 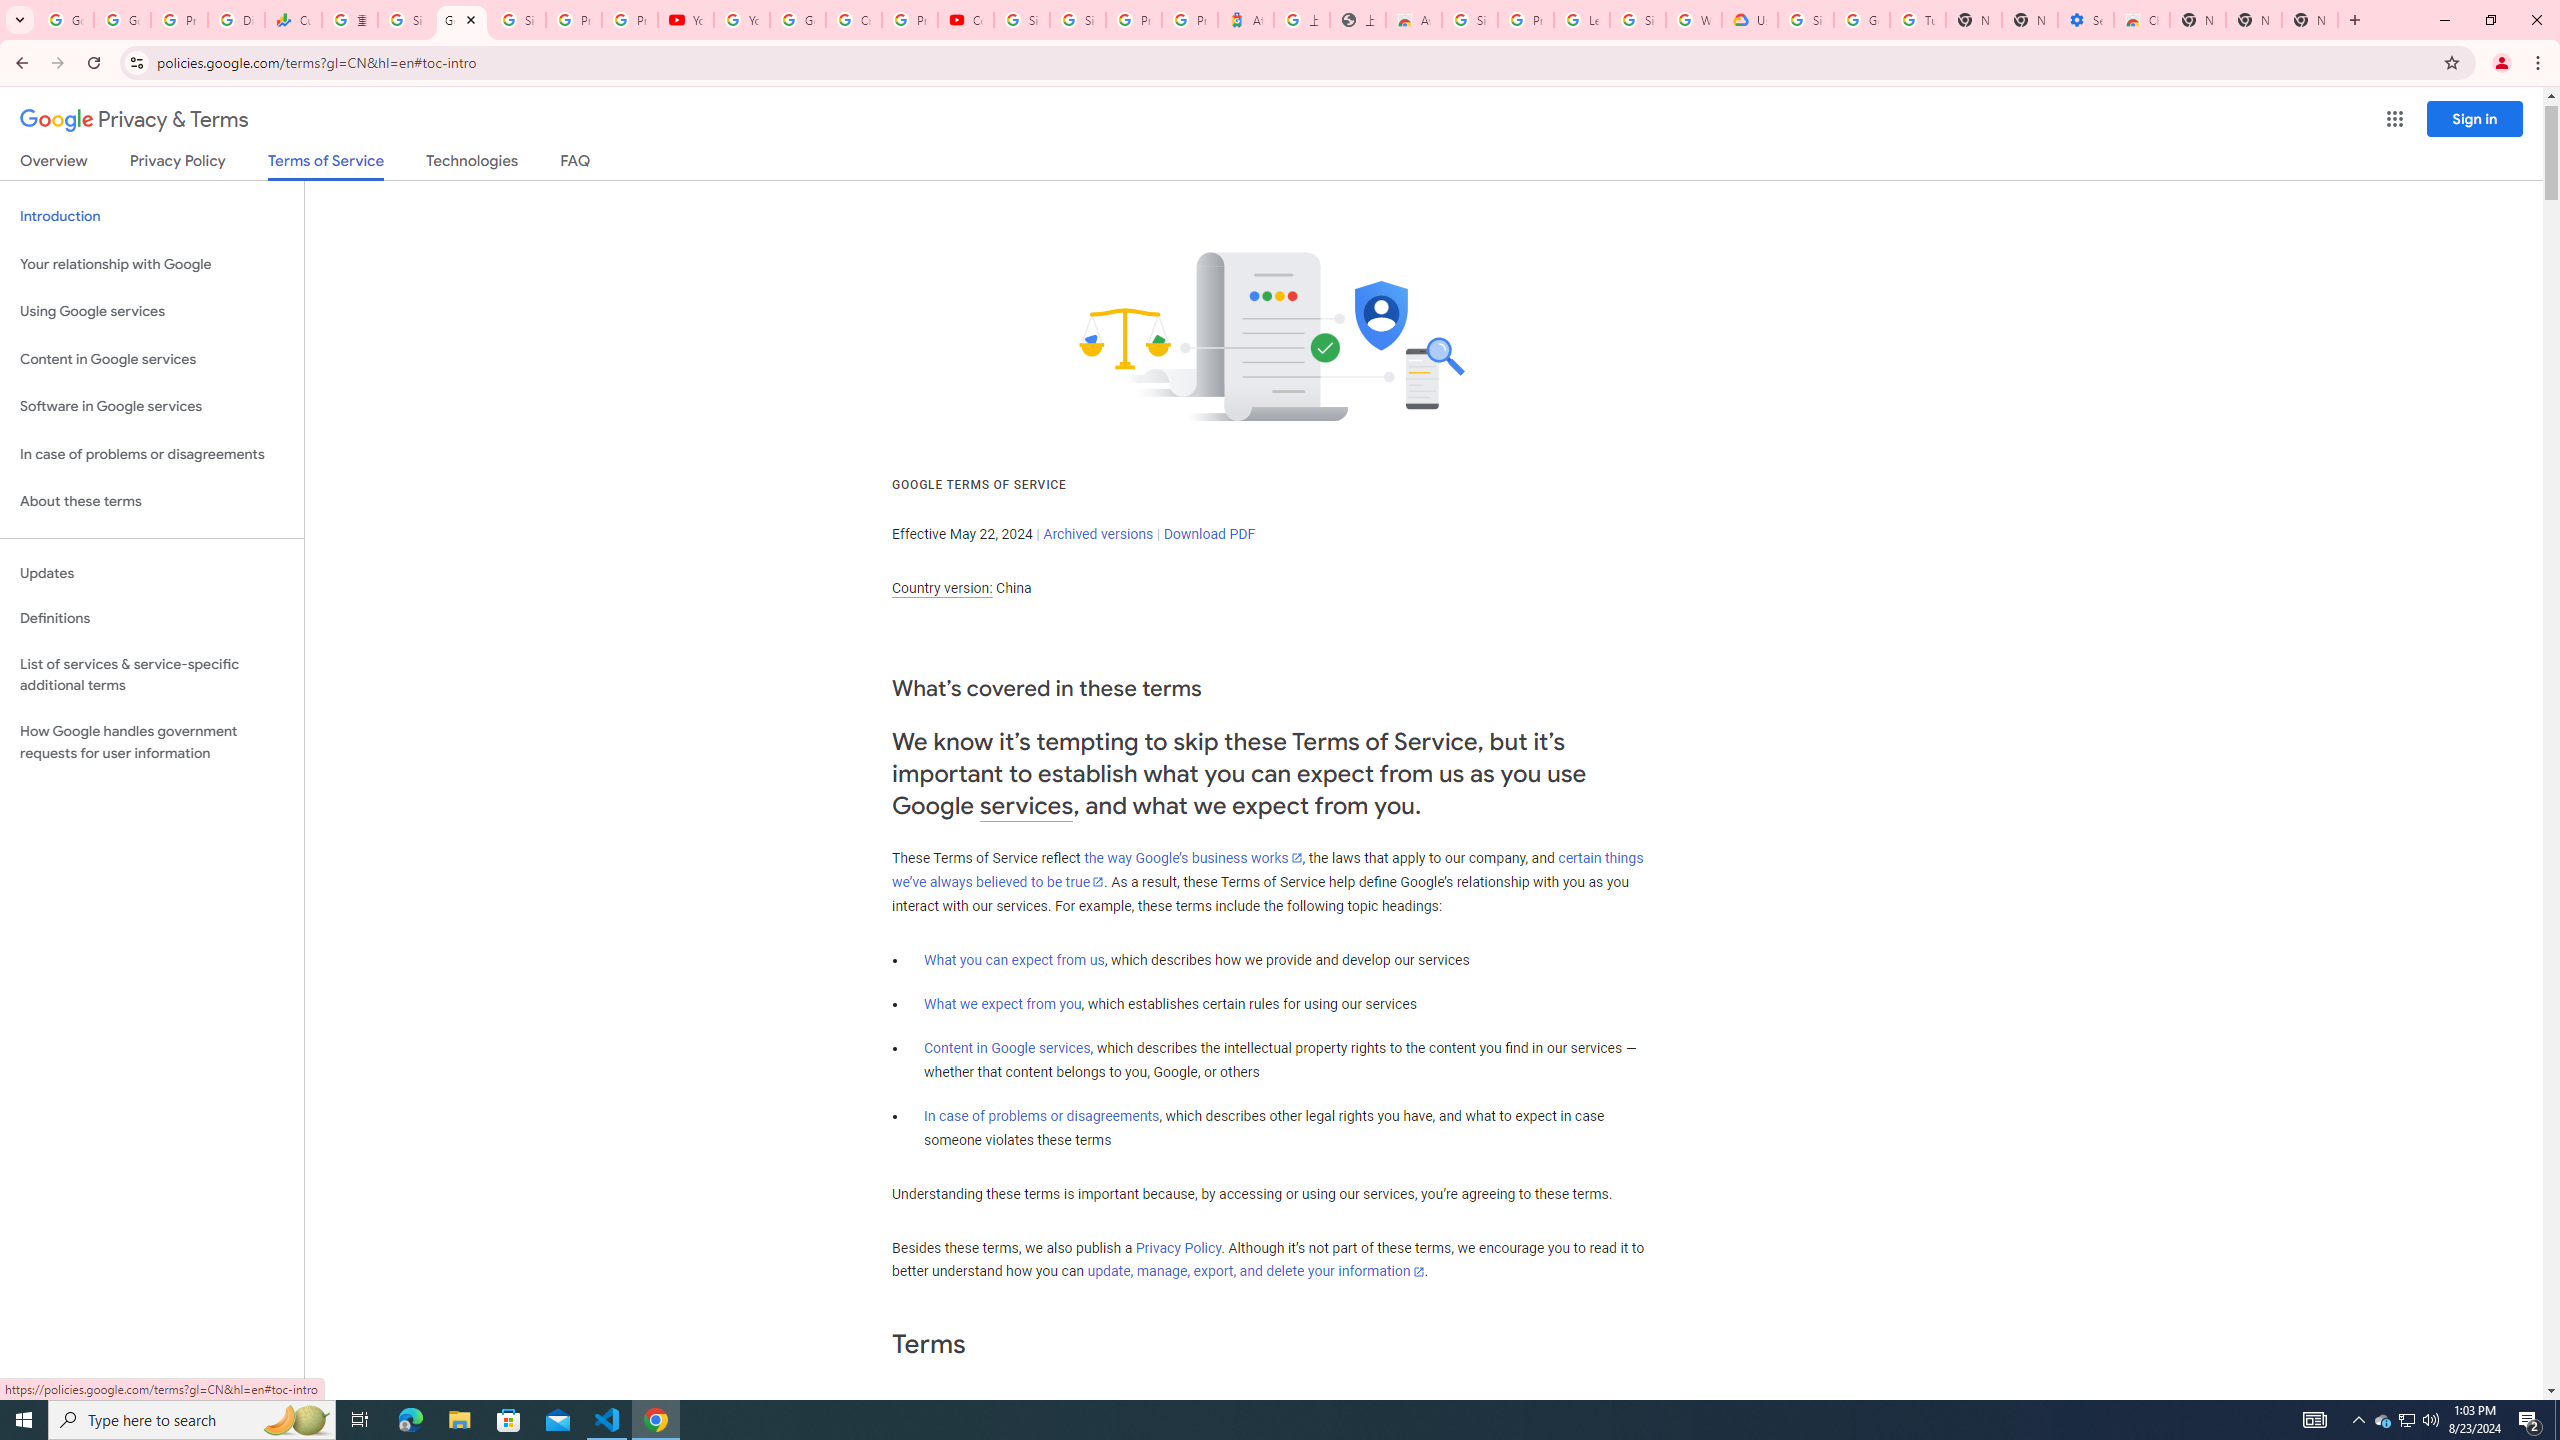 What do you see at coordinates (1040, 1115) in the screenshot?
I see `'In case of problems or disagreements'` at bounding box center [1040, 1115].